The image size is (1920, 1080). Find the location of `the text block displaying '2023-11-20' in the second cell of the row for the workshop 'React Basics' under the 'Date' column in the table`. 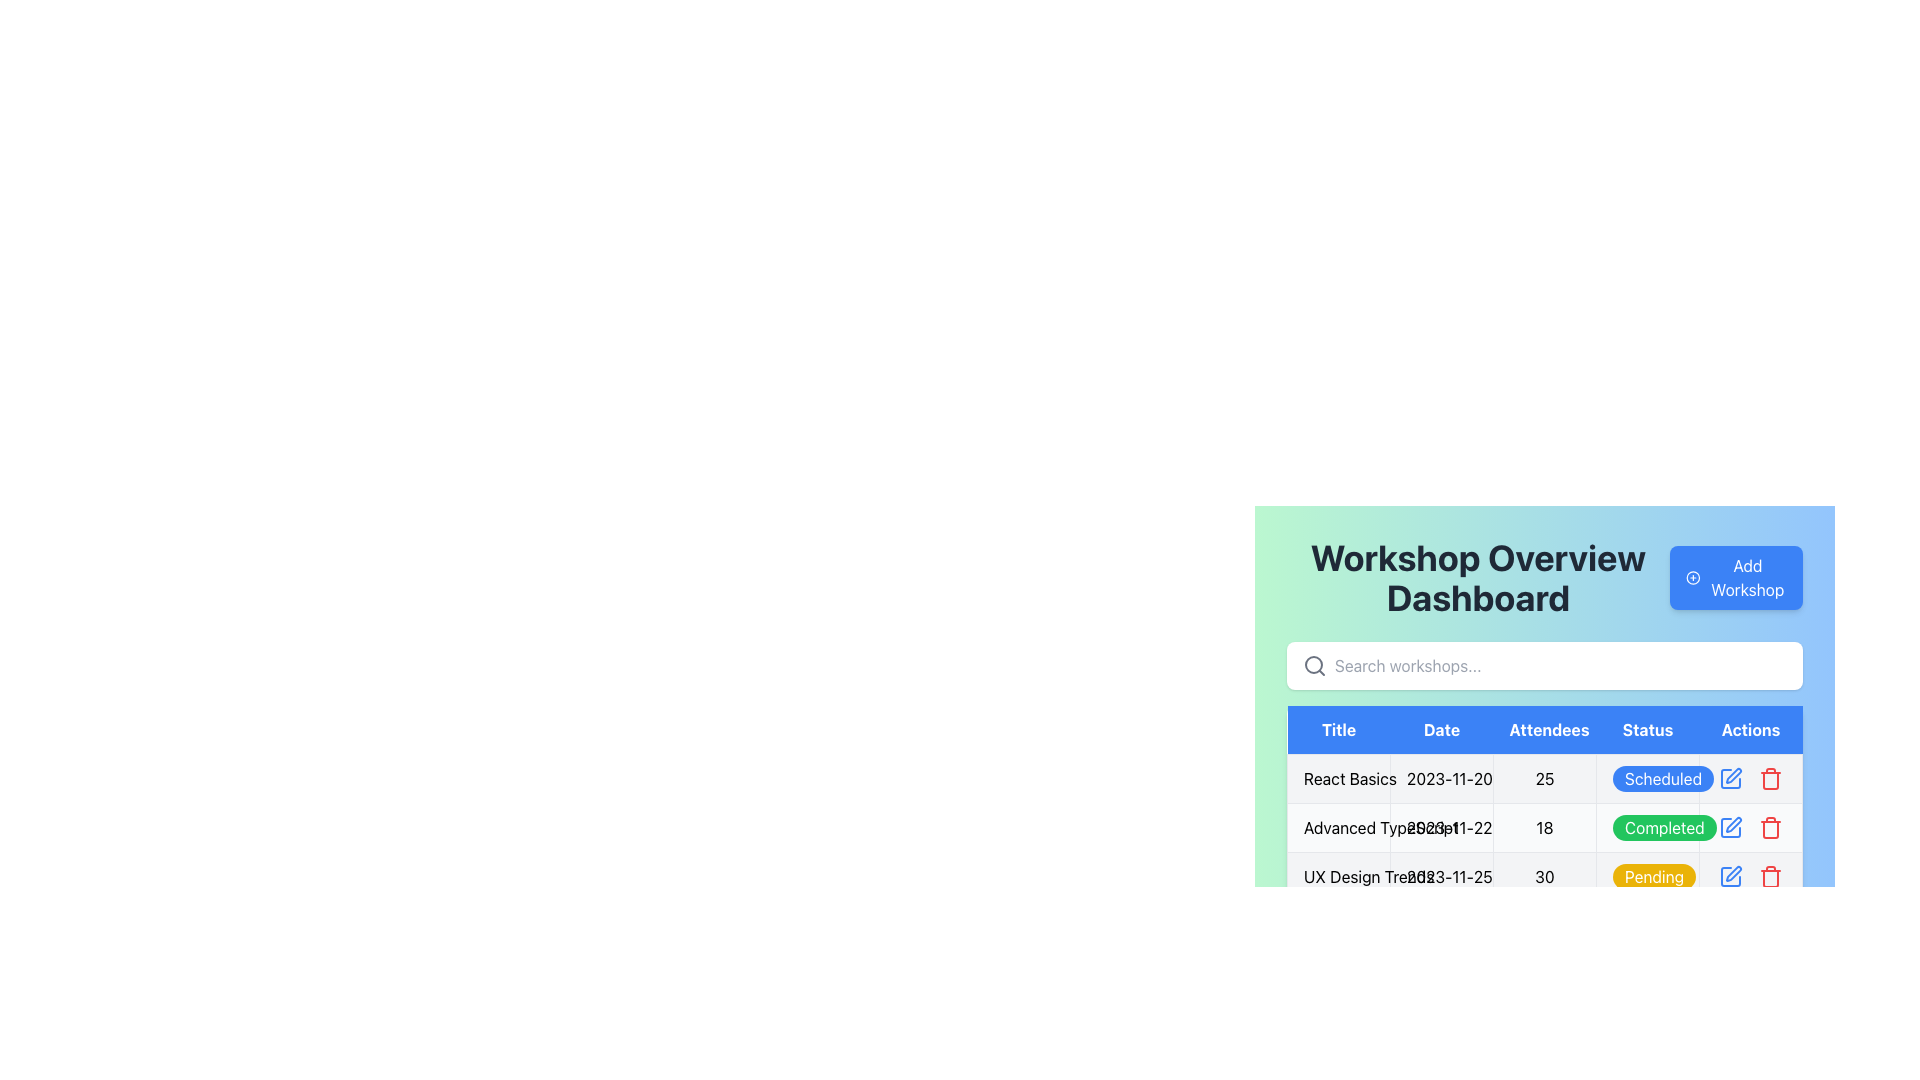

the text block displaying '2023-11-20' in the second cell of the row for the workshop 'React Basics' under the 'Date' column in the table is located at coordinates (1441, 778).